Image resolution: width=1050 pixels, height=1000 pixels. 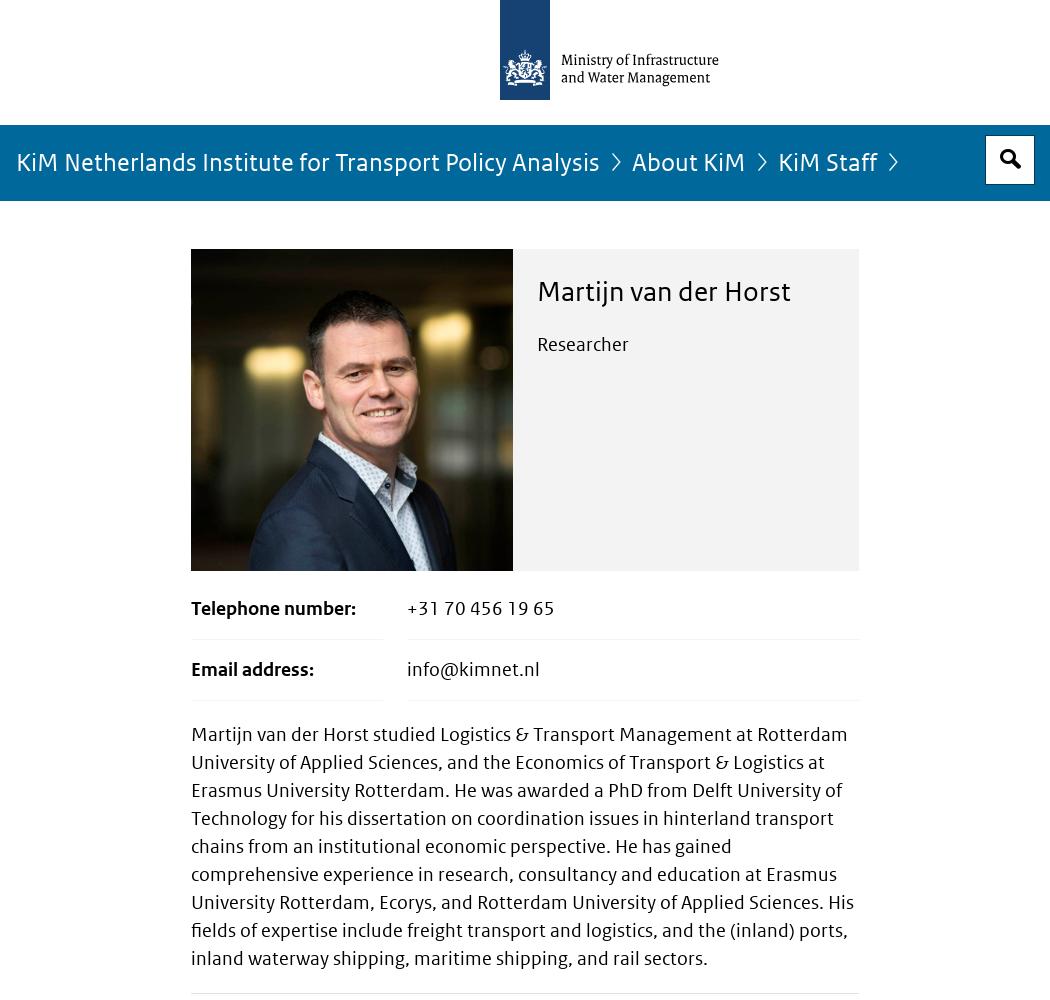 I want to click on 'Email address', so click(x=250, y=669).